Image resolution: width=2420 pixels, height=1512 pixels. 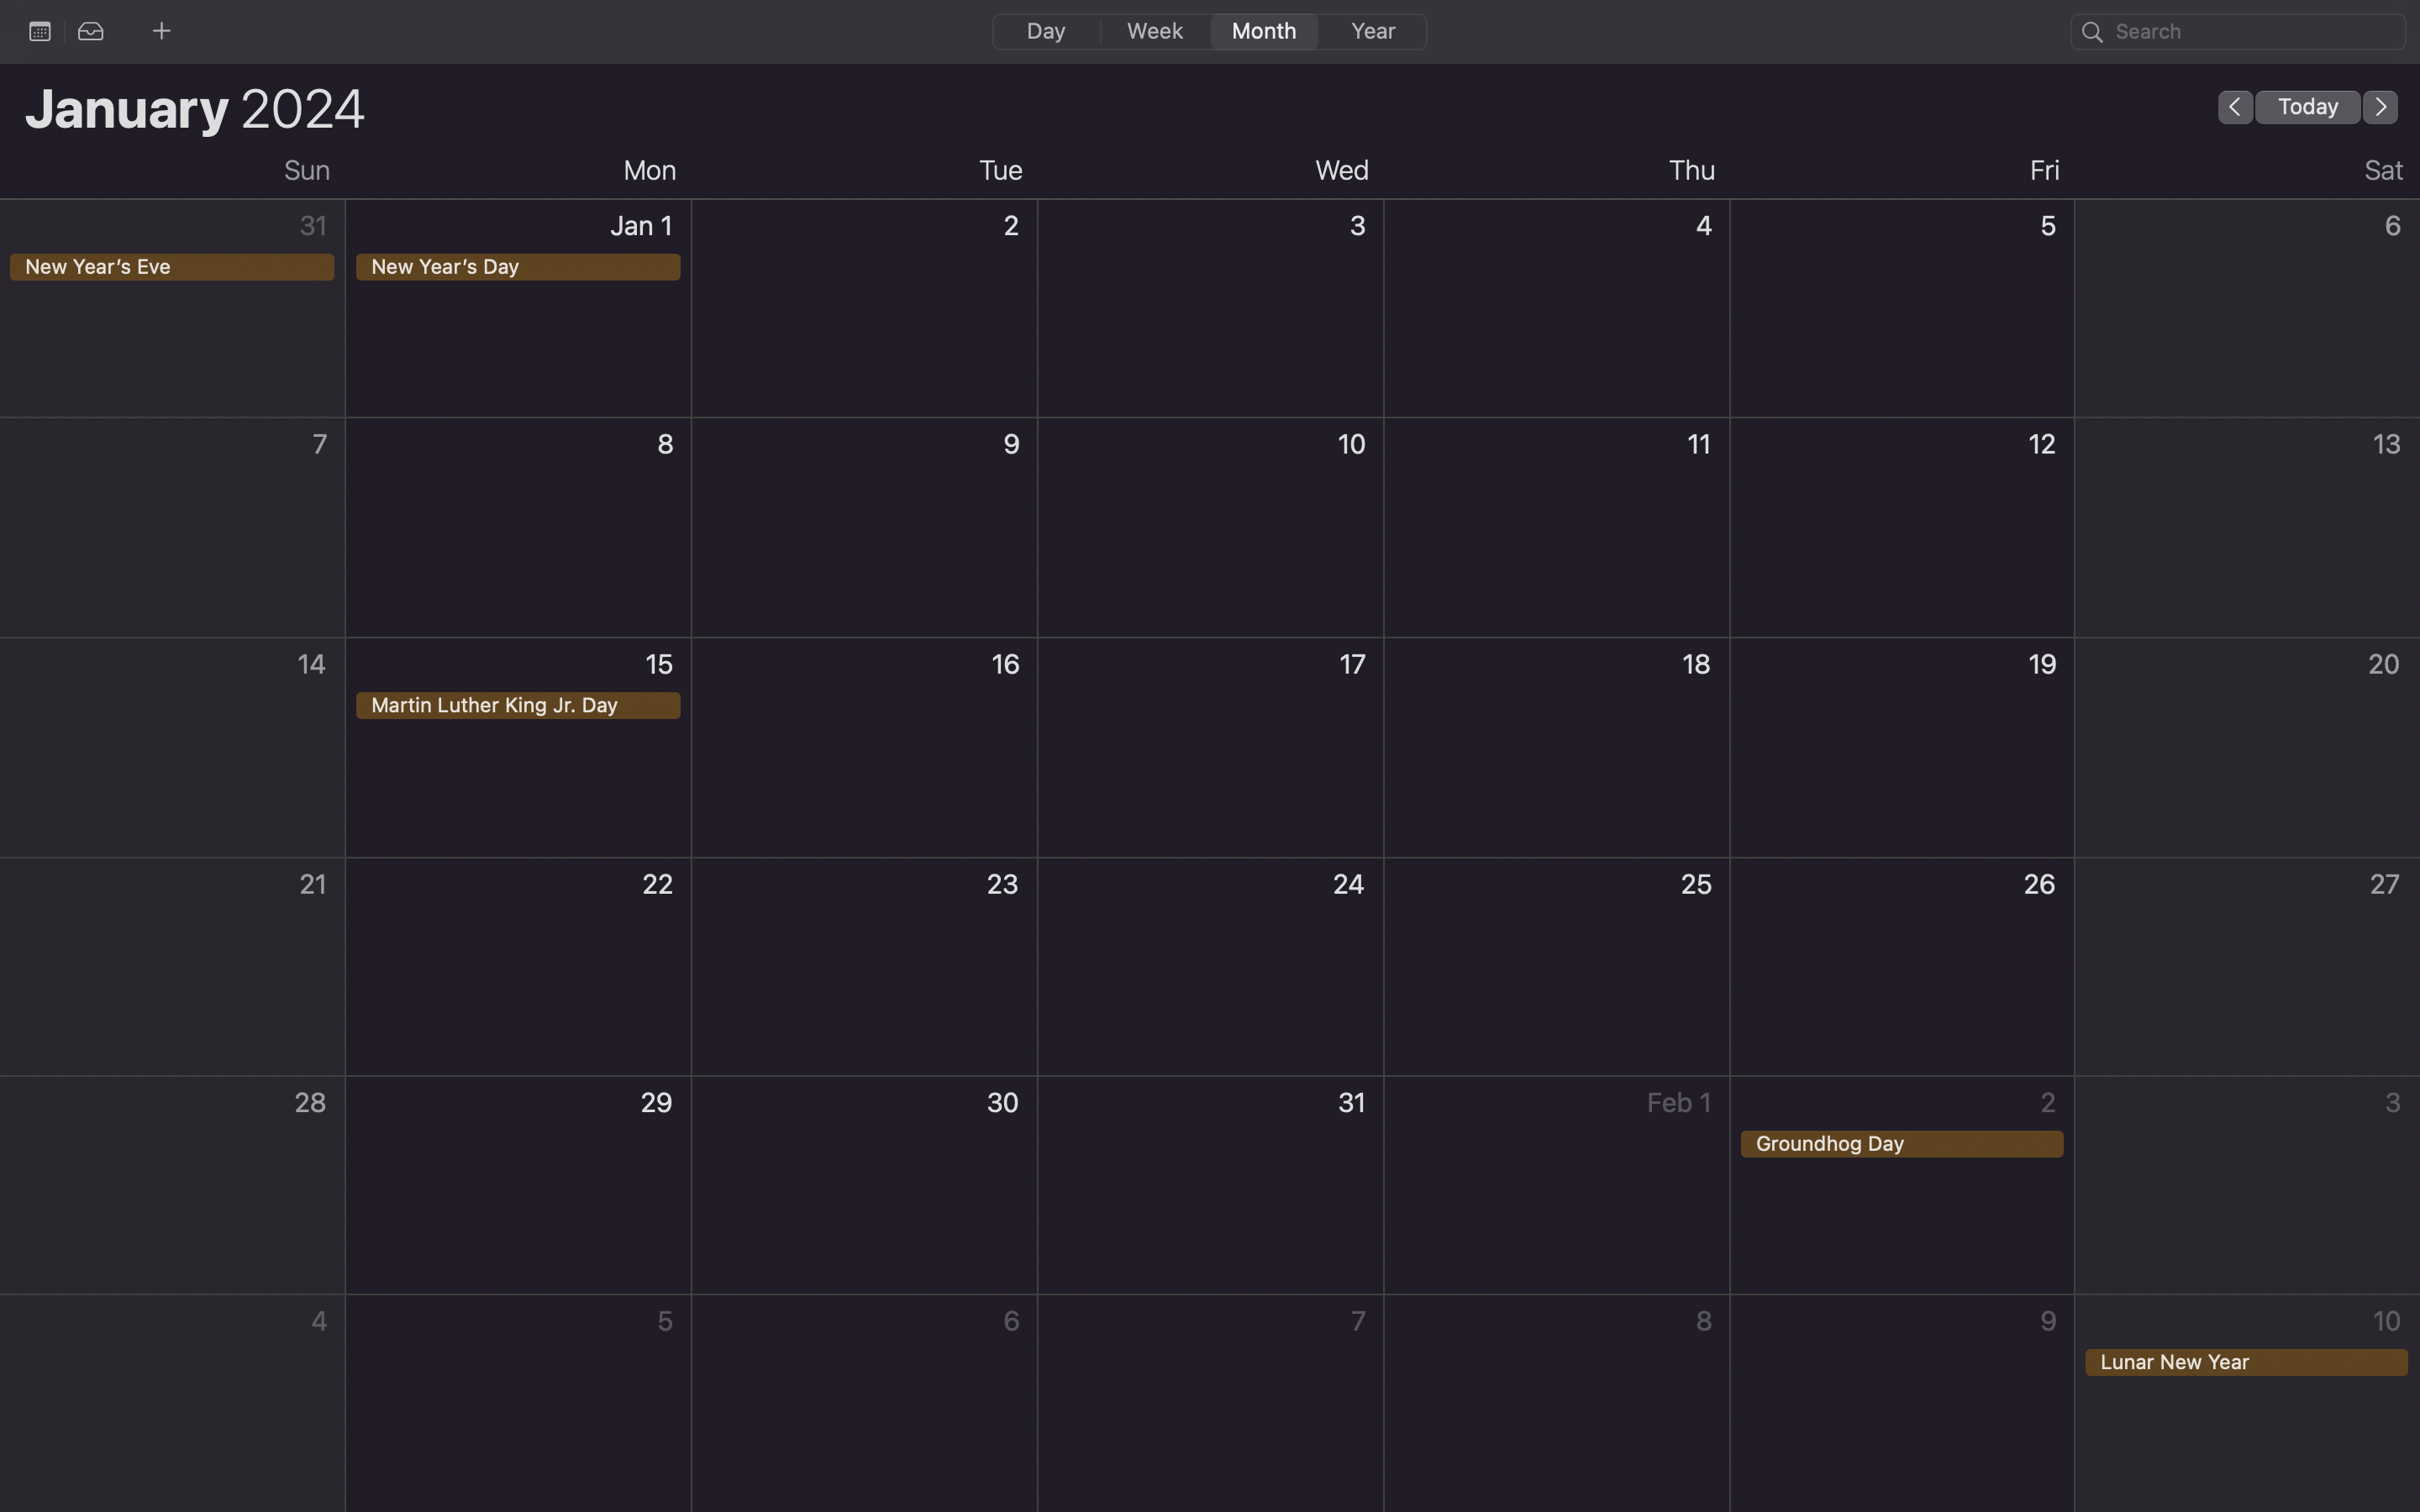 I want to click on Shift the calendar view to show the complete year, so click(x=1370, y=30).